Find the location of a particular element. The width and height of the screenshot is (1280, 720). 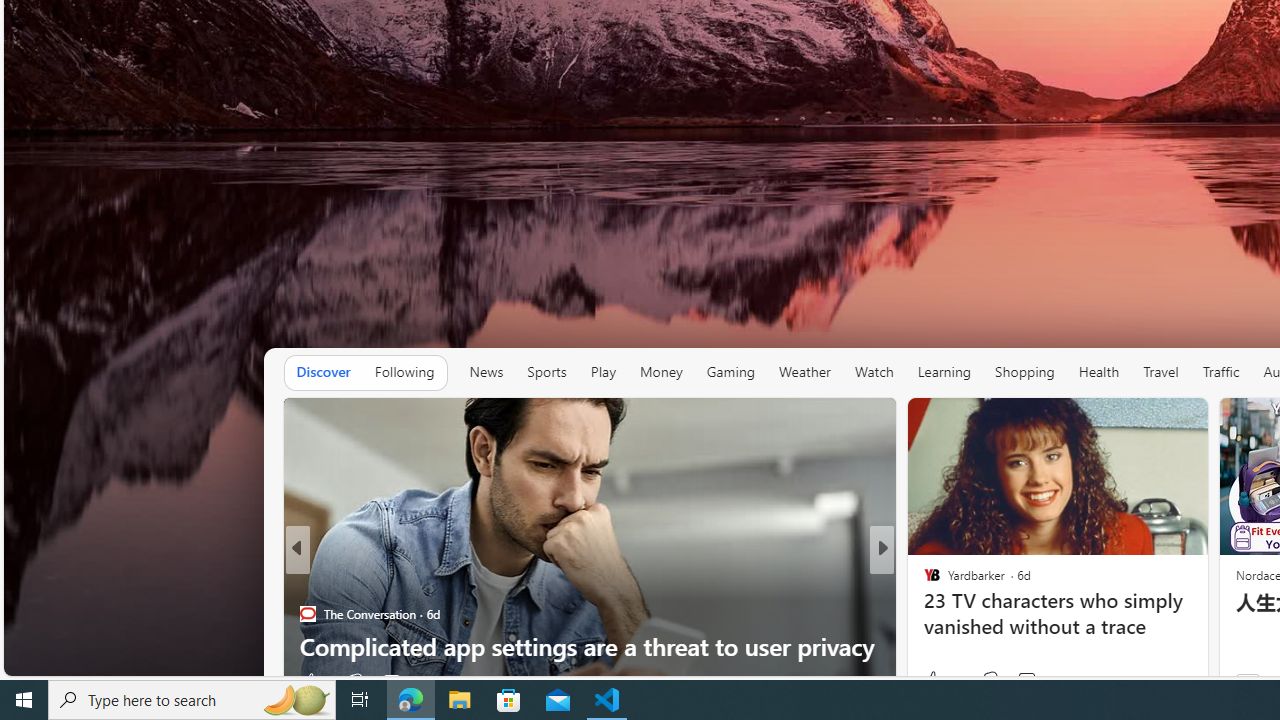

'Travel' is located at coordinates (1160, 372).